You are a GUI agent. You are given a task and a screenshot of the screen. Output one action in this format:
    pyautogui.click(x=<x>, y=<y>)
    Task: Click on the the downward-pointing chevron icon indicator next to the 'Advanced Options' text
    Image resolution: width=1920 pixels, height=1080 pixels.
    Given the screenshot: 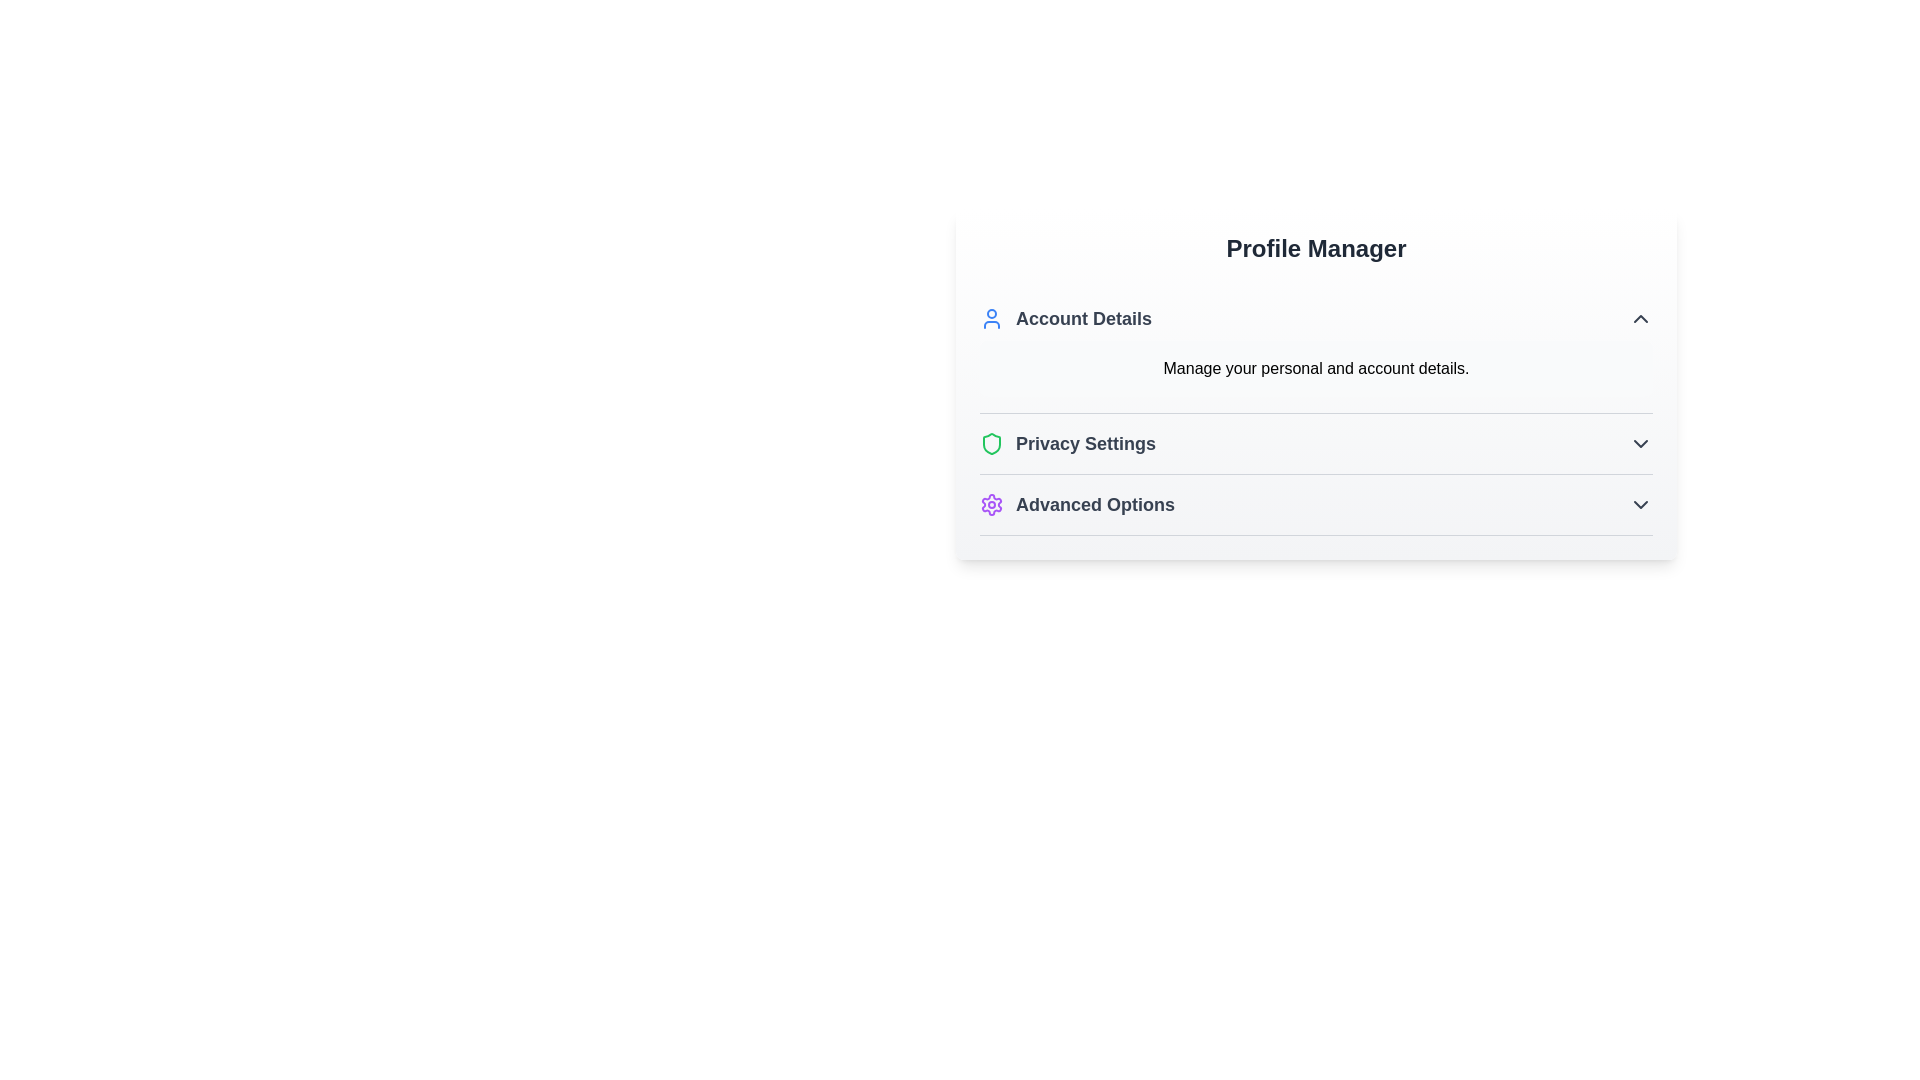 What is the action you would take?
    pyautogui.click(x=1641, y=504)
    